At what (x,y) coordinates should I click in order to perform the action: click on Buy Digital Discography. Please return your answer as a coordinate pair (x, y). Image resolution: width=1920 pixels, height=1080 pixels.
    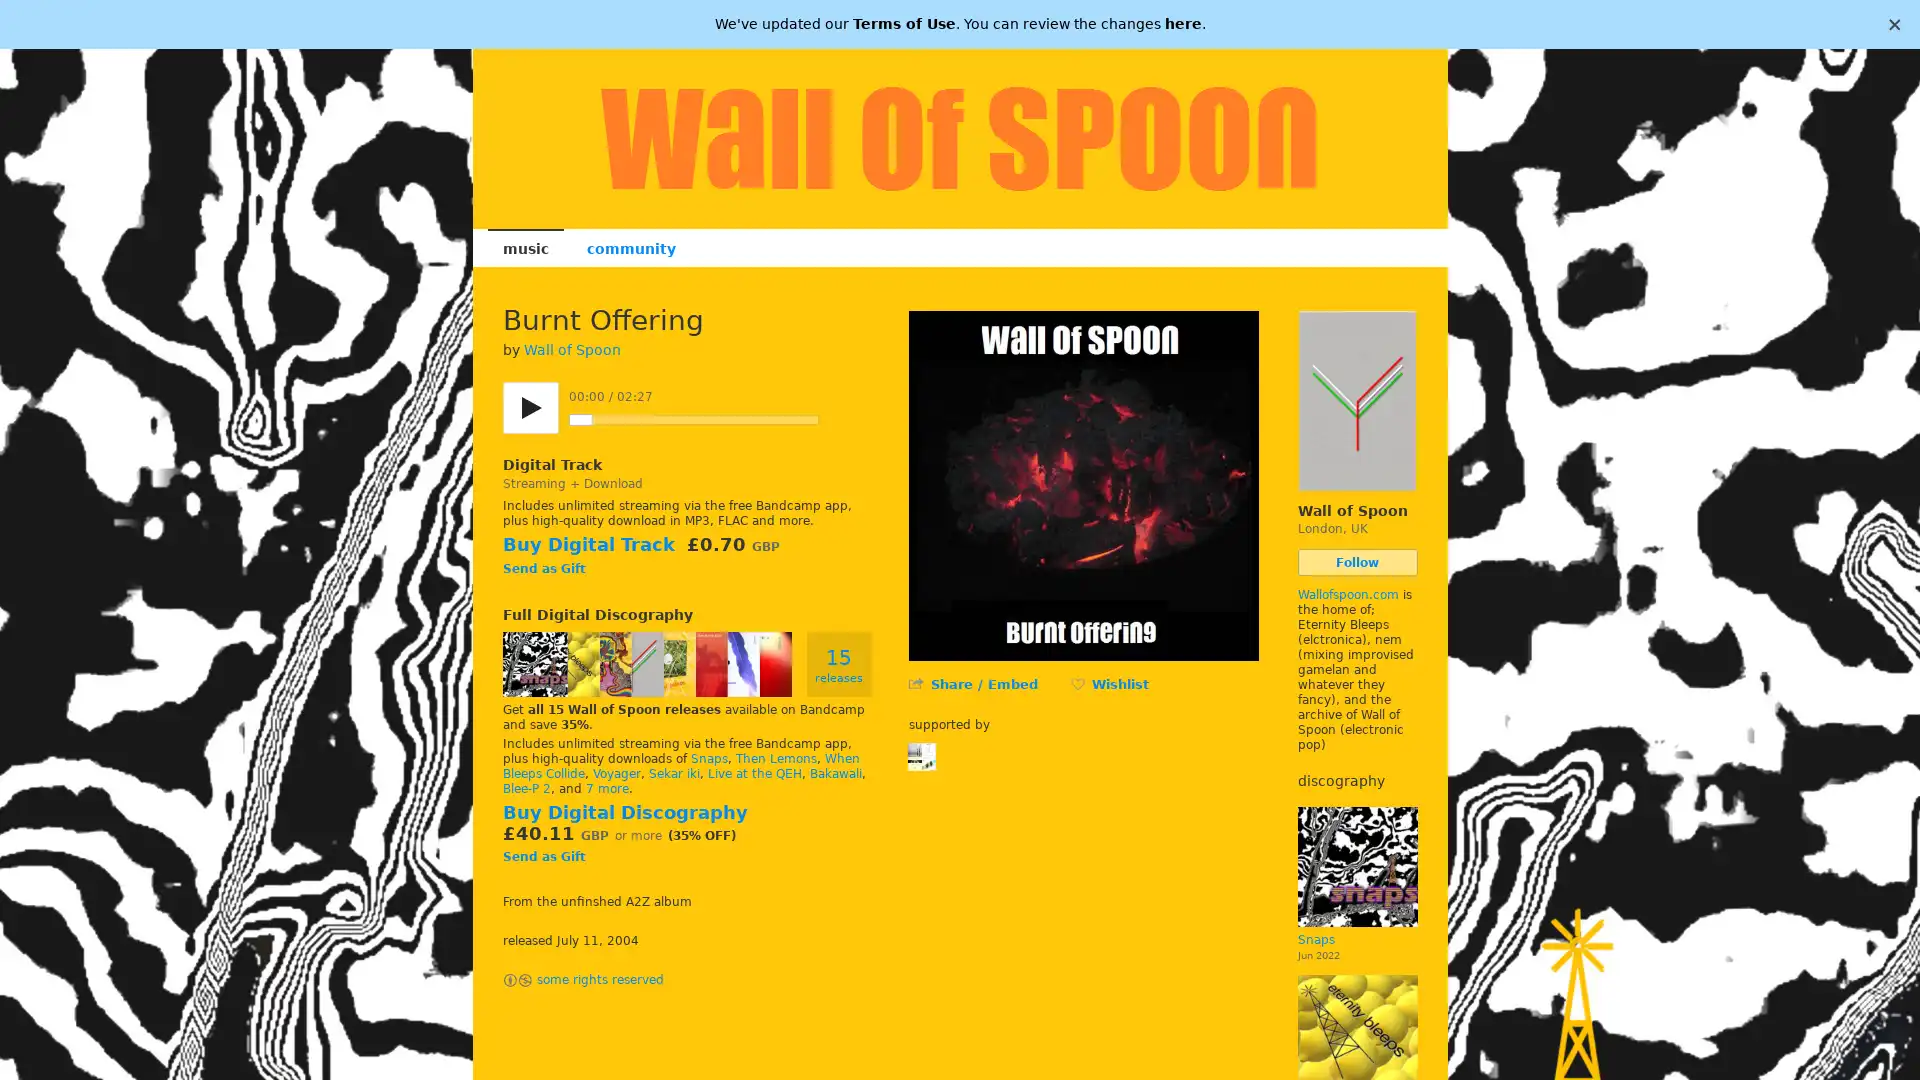
    Looking at the image, I should click on (623, 812).